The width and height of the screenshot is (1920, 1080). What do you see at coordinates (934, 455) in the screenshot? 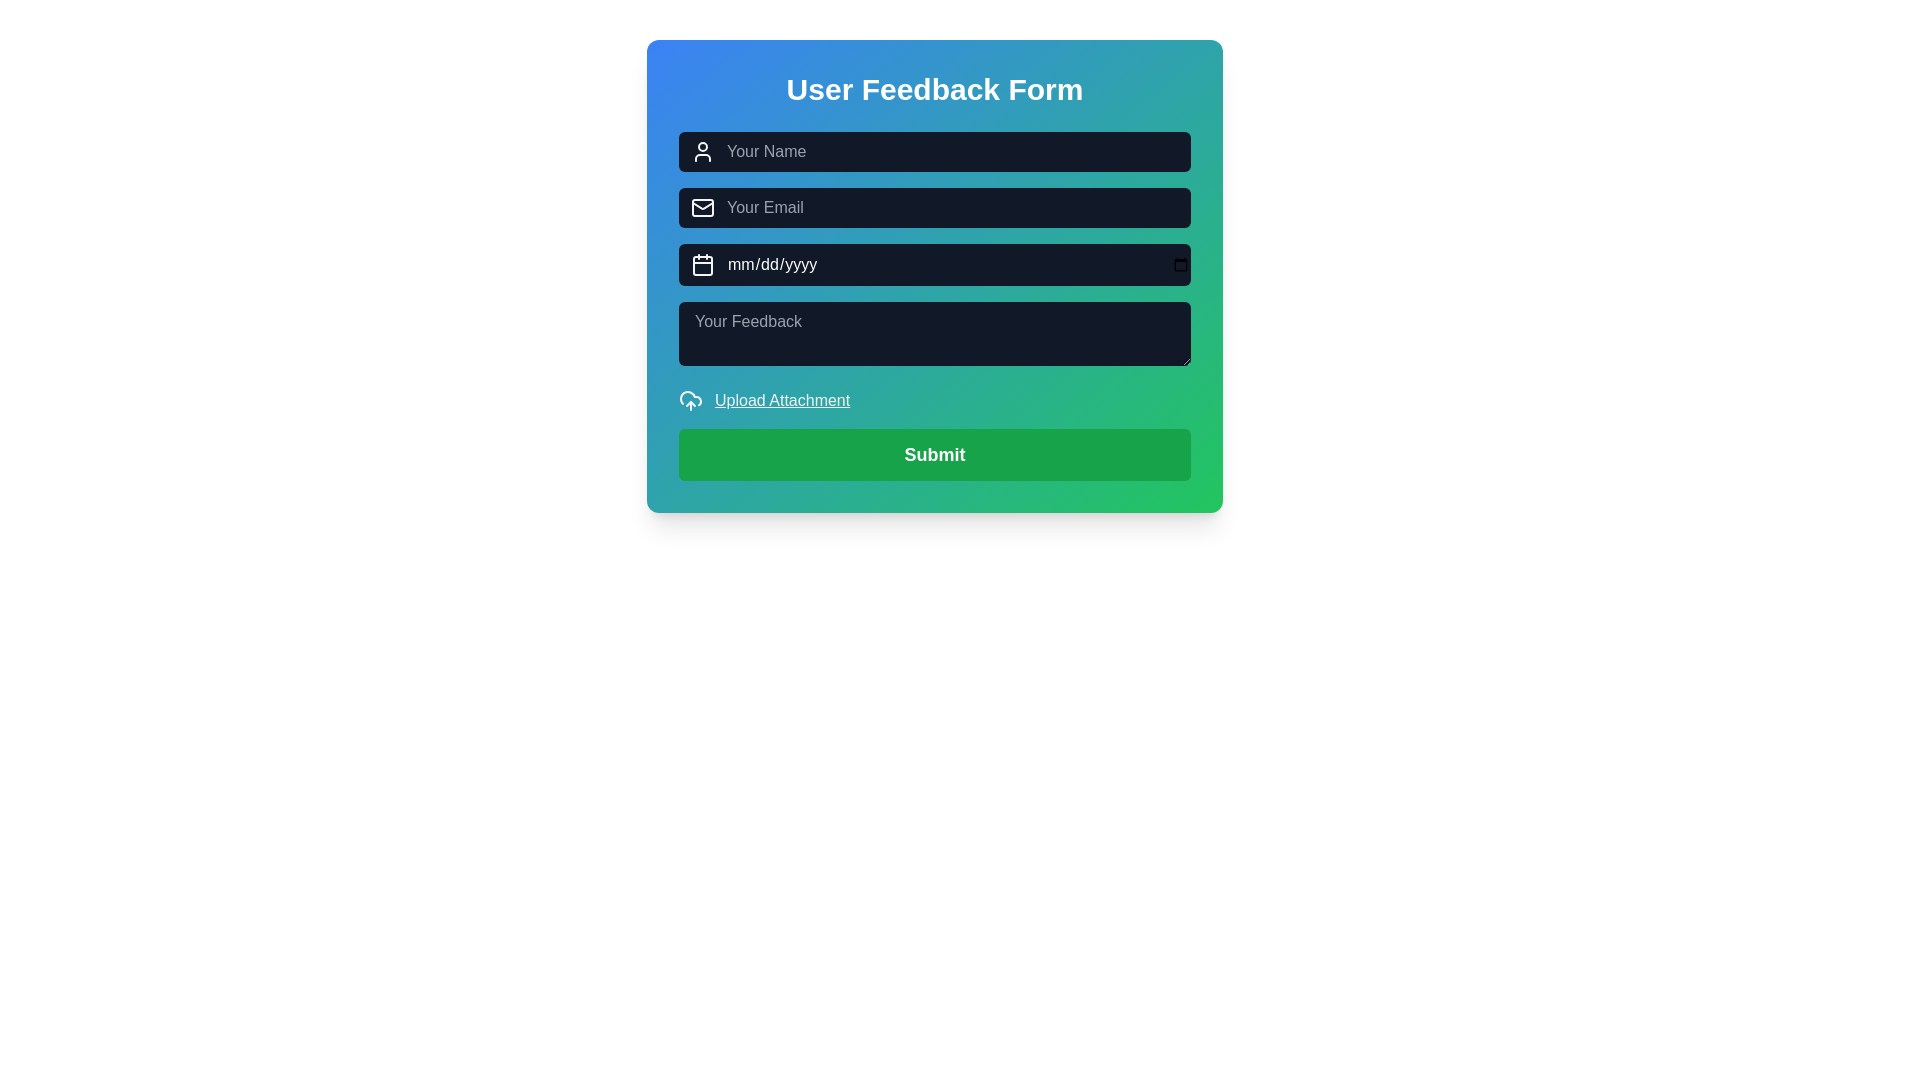
I see `the 'Submit' button with a green background and bold white font located at the bottom of the form` at bounding box center [934, 455].